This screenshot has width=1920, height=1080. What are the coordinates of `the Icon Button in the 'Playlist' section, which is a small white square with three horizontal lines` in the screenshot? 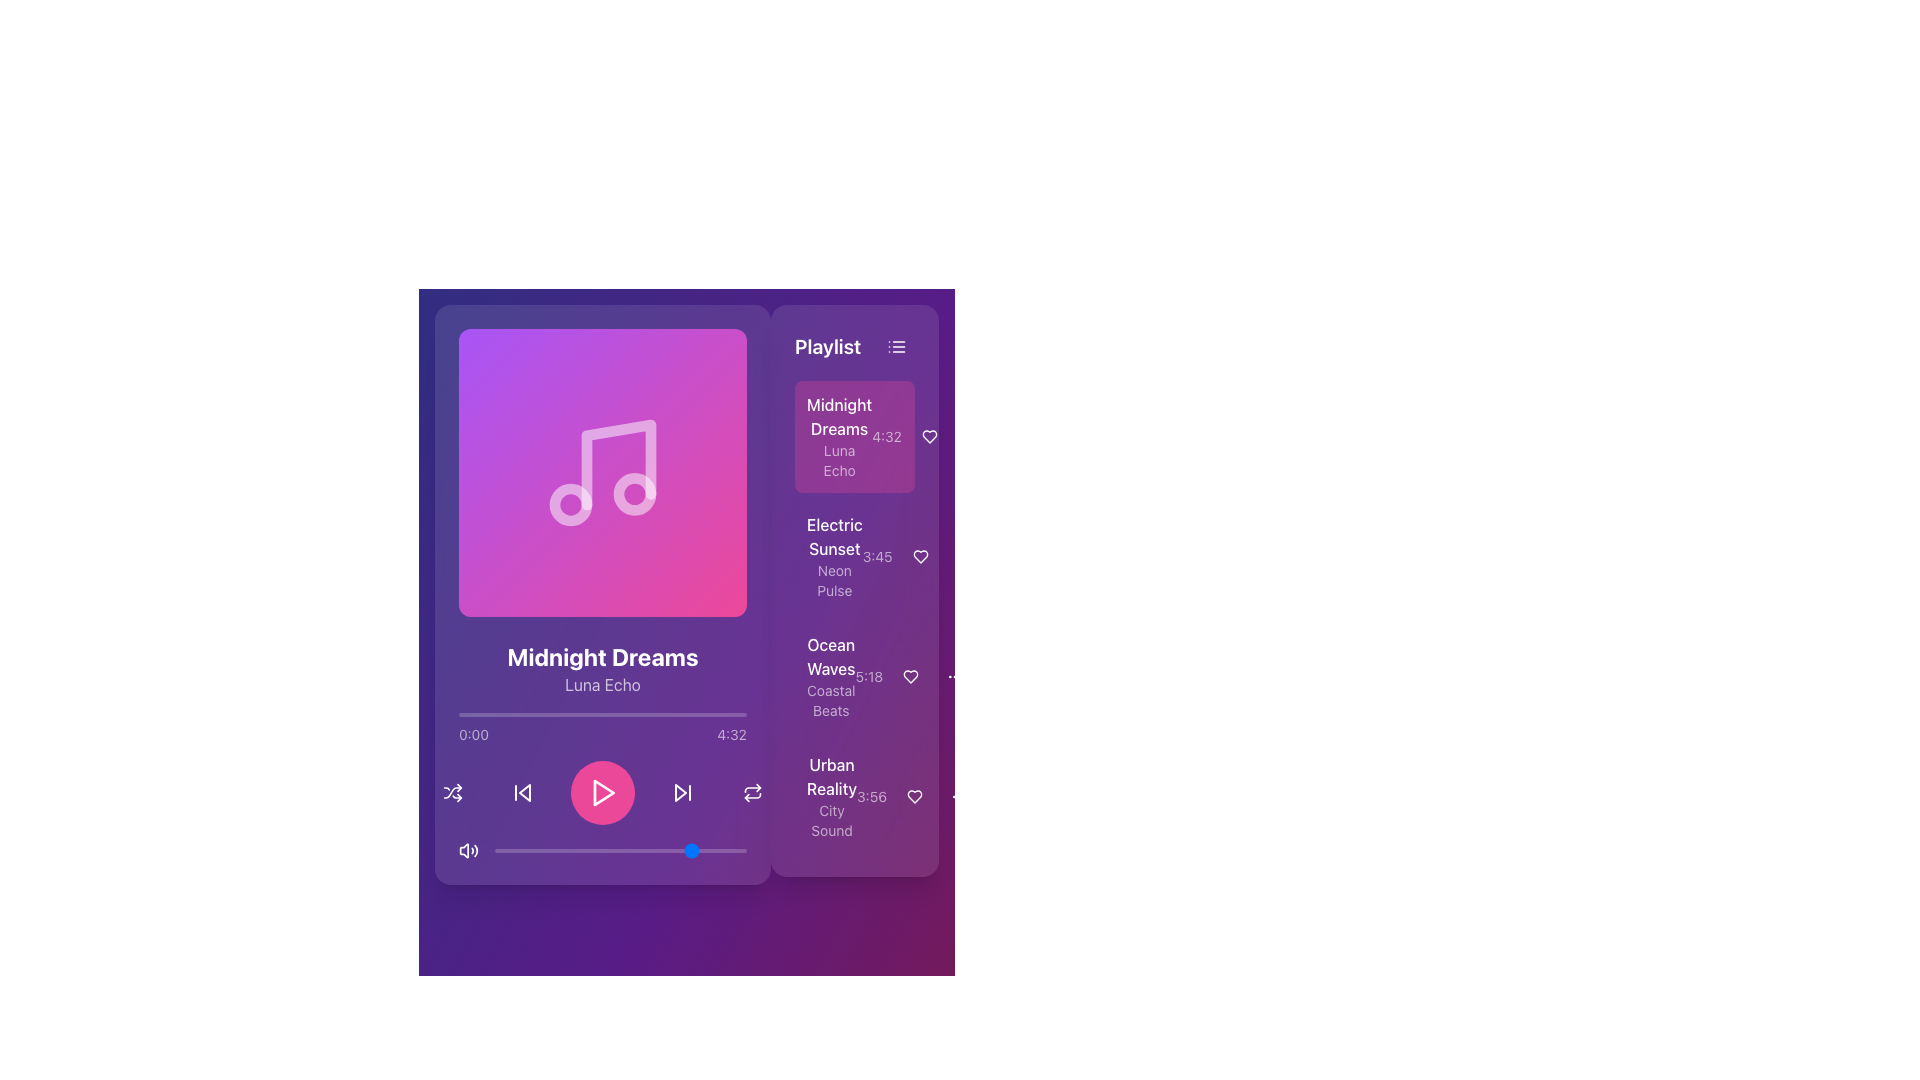 It's located at (896, 346).